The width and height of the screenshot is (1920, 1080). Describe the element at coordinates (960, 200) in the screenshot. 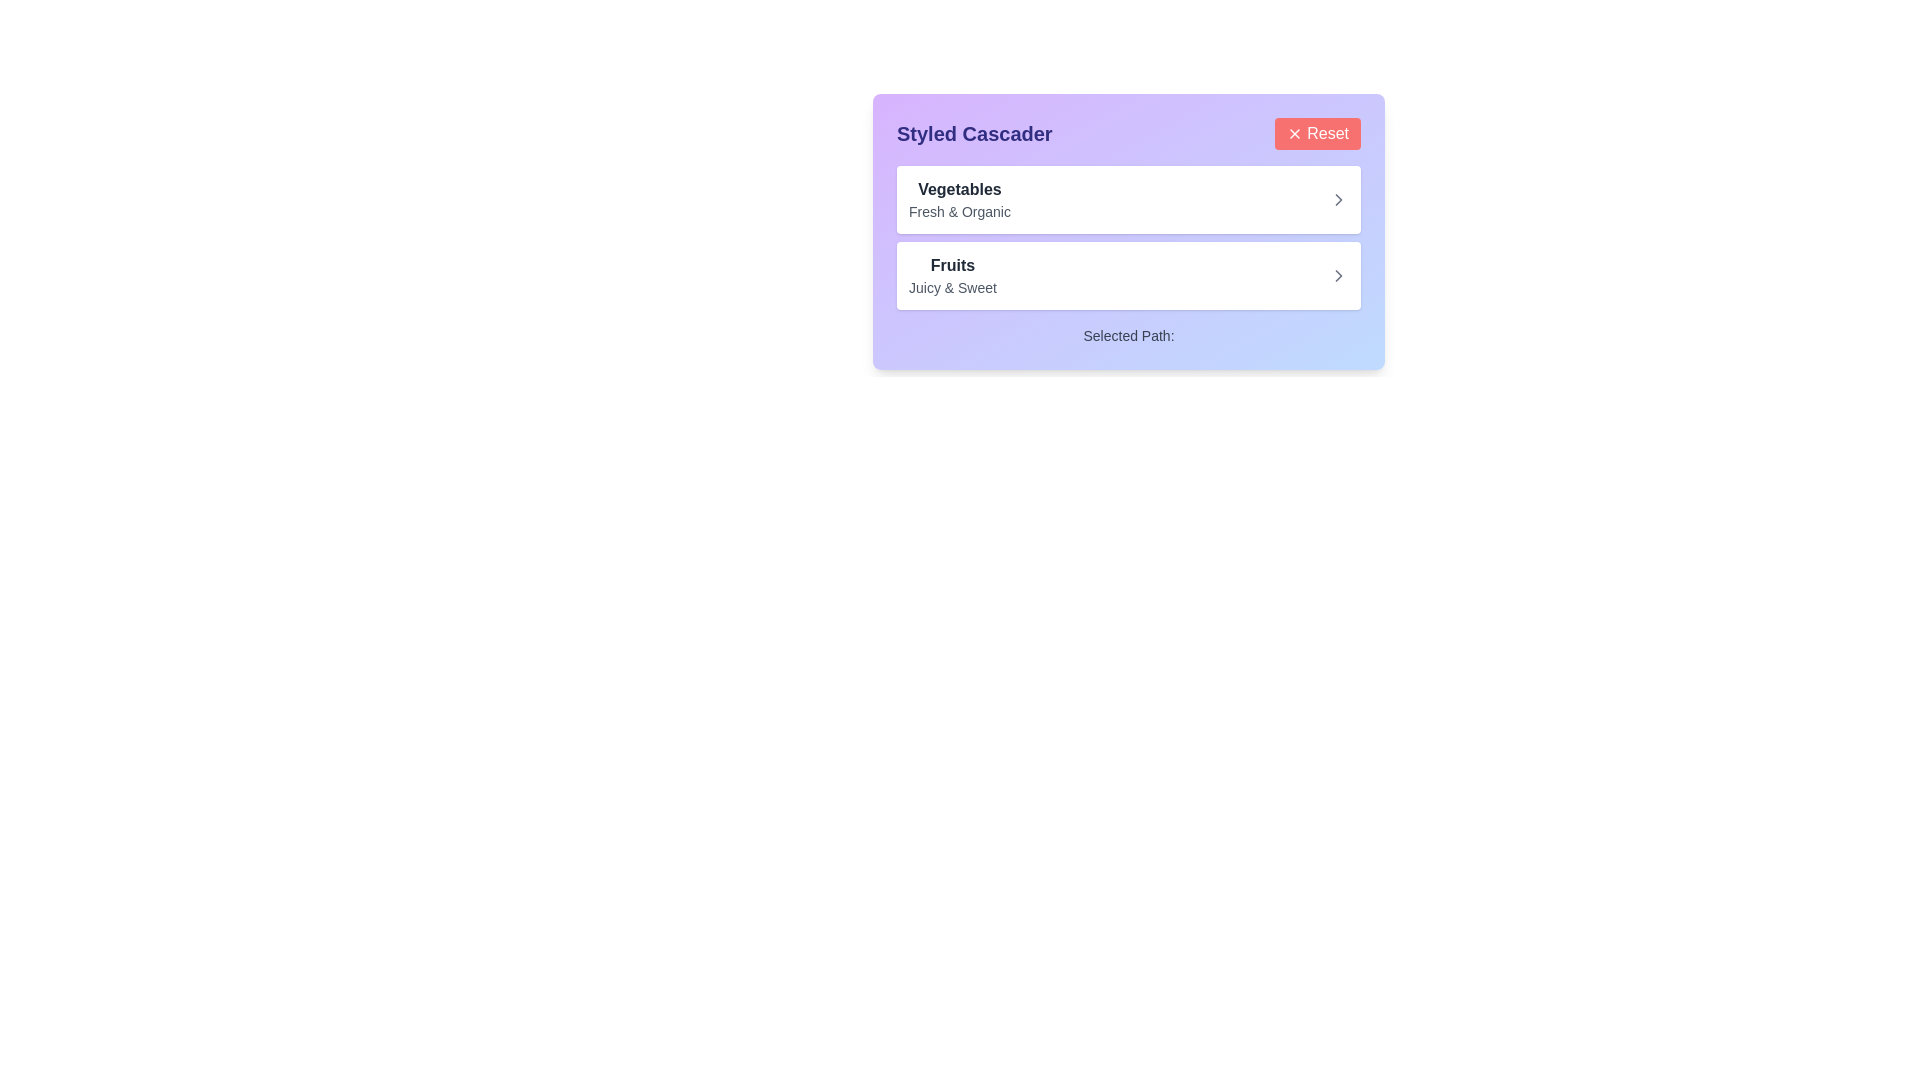

I see `the 'Vegetables' text label, which is the first item in a vertical list` at that location.